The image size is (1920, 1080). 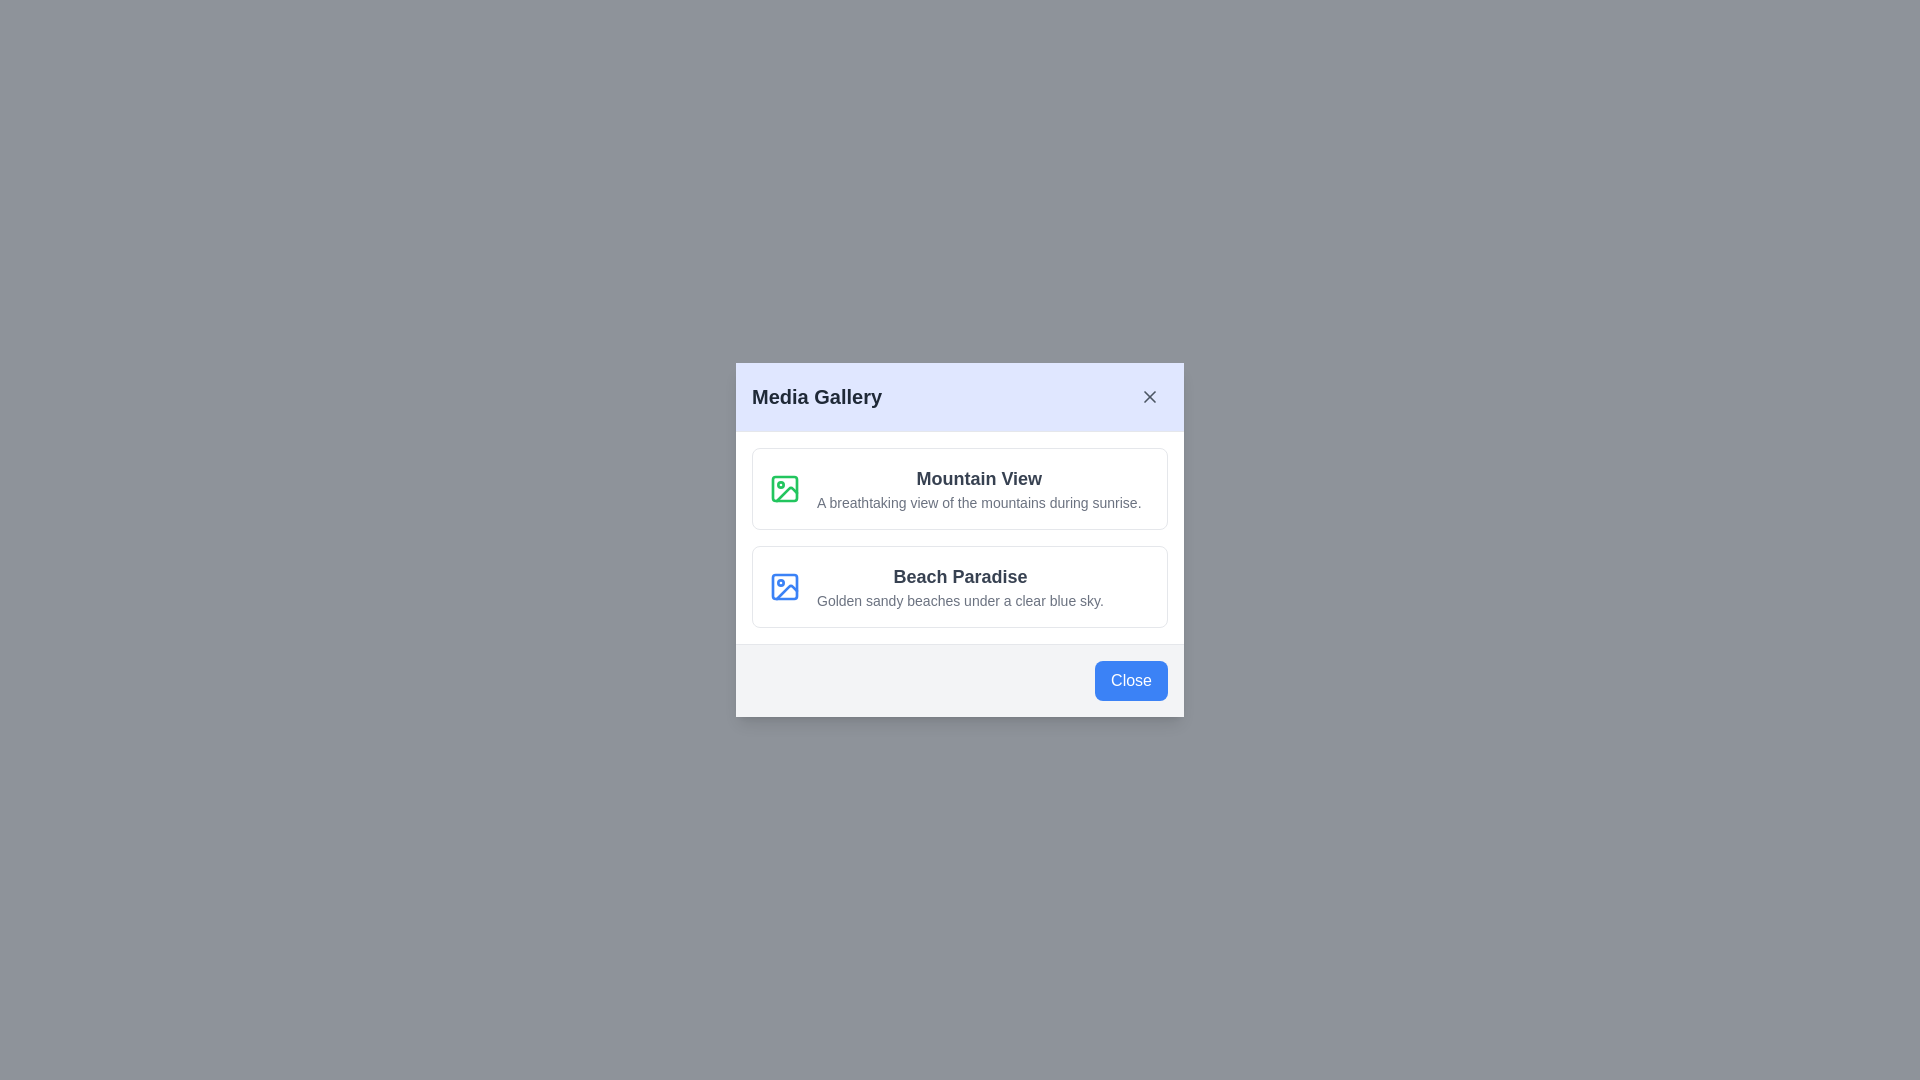 I want to click on the icon of the media item corresponding to Beach Paradise, so click(x=784, y=585).